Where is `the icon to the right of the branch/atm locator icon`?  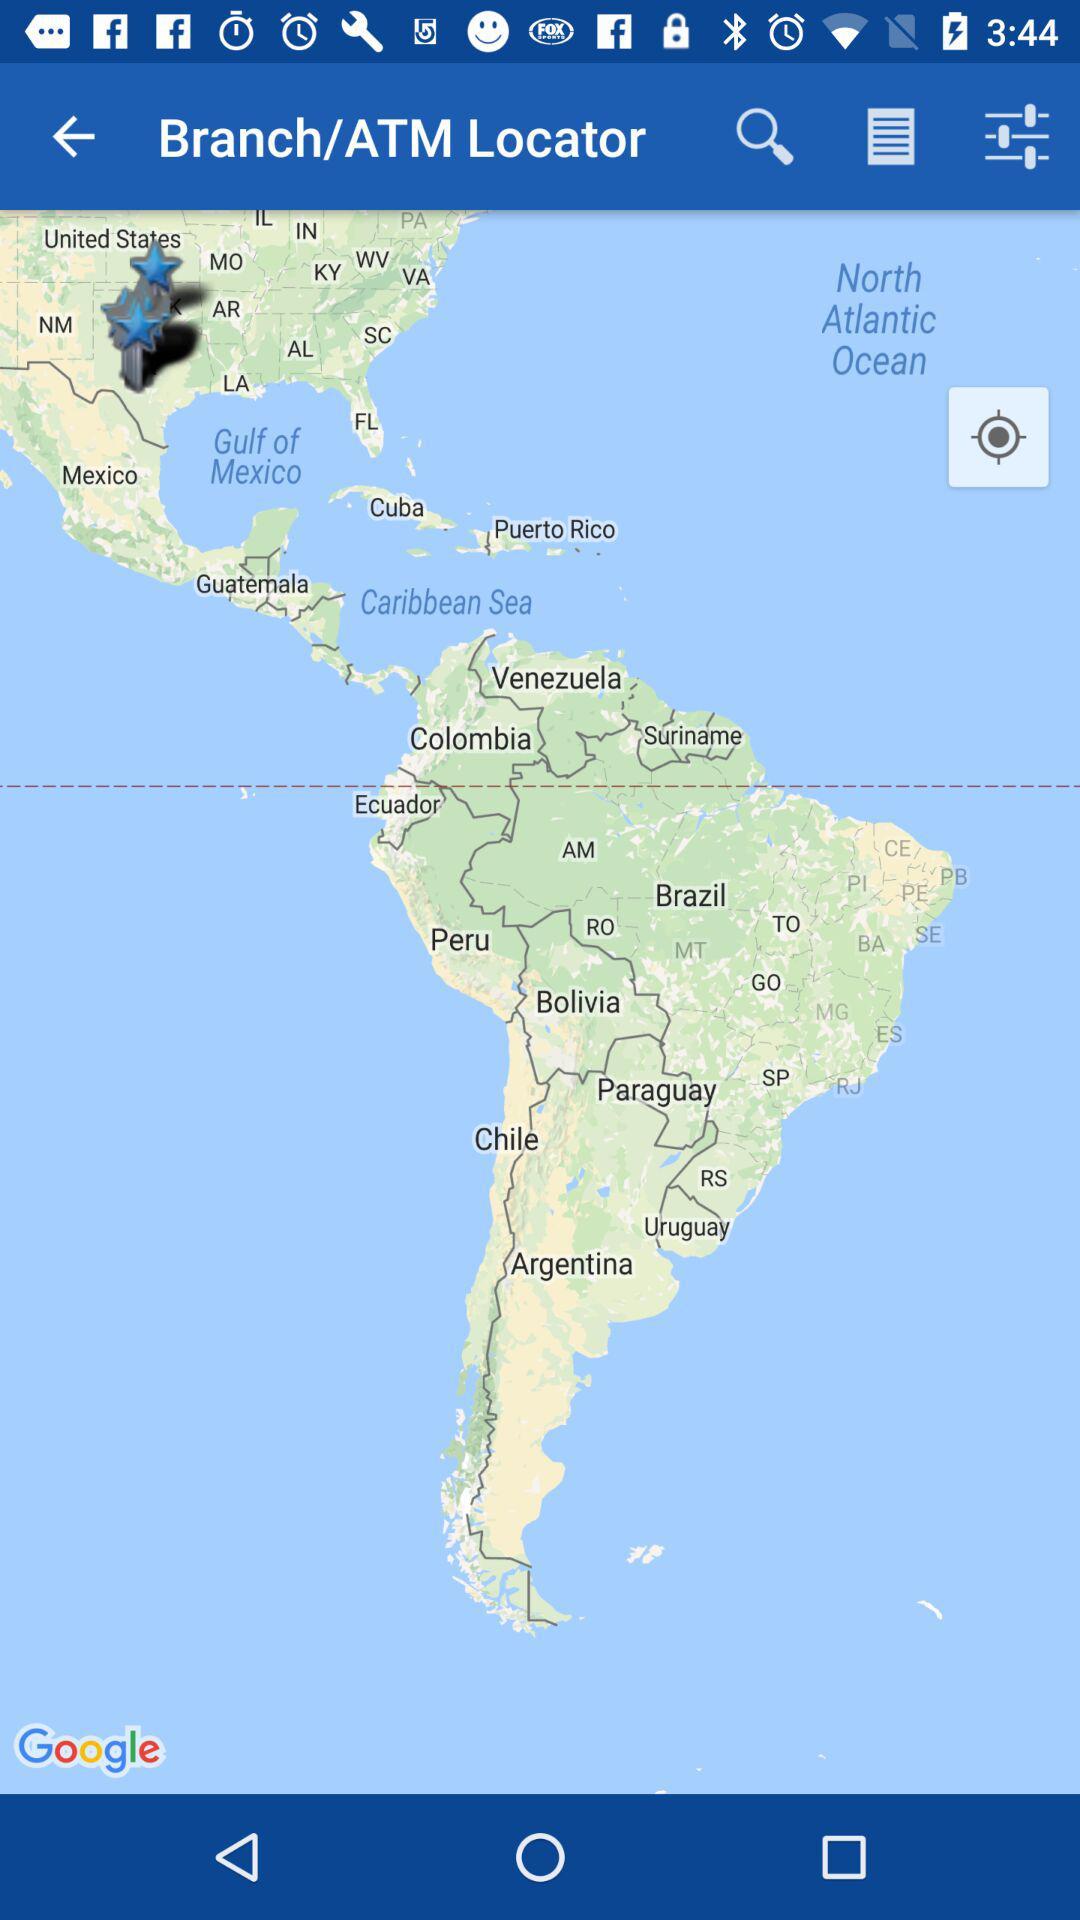
the icon to the right of the branch/atm locator icon is located at coordinates (764, 135).